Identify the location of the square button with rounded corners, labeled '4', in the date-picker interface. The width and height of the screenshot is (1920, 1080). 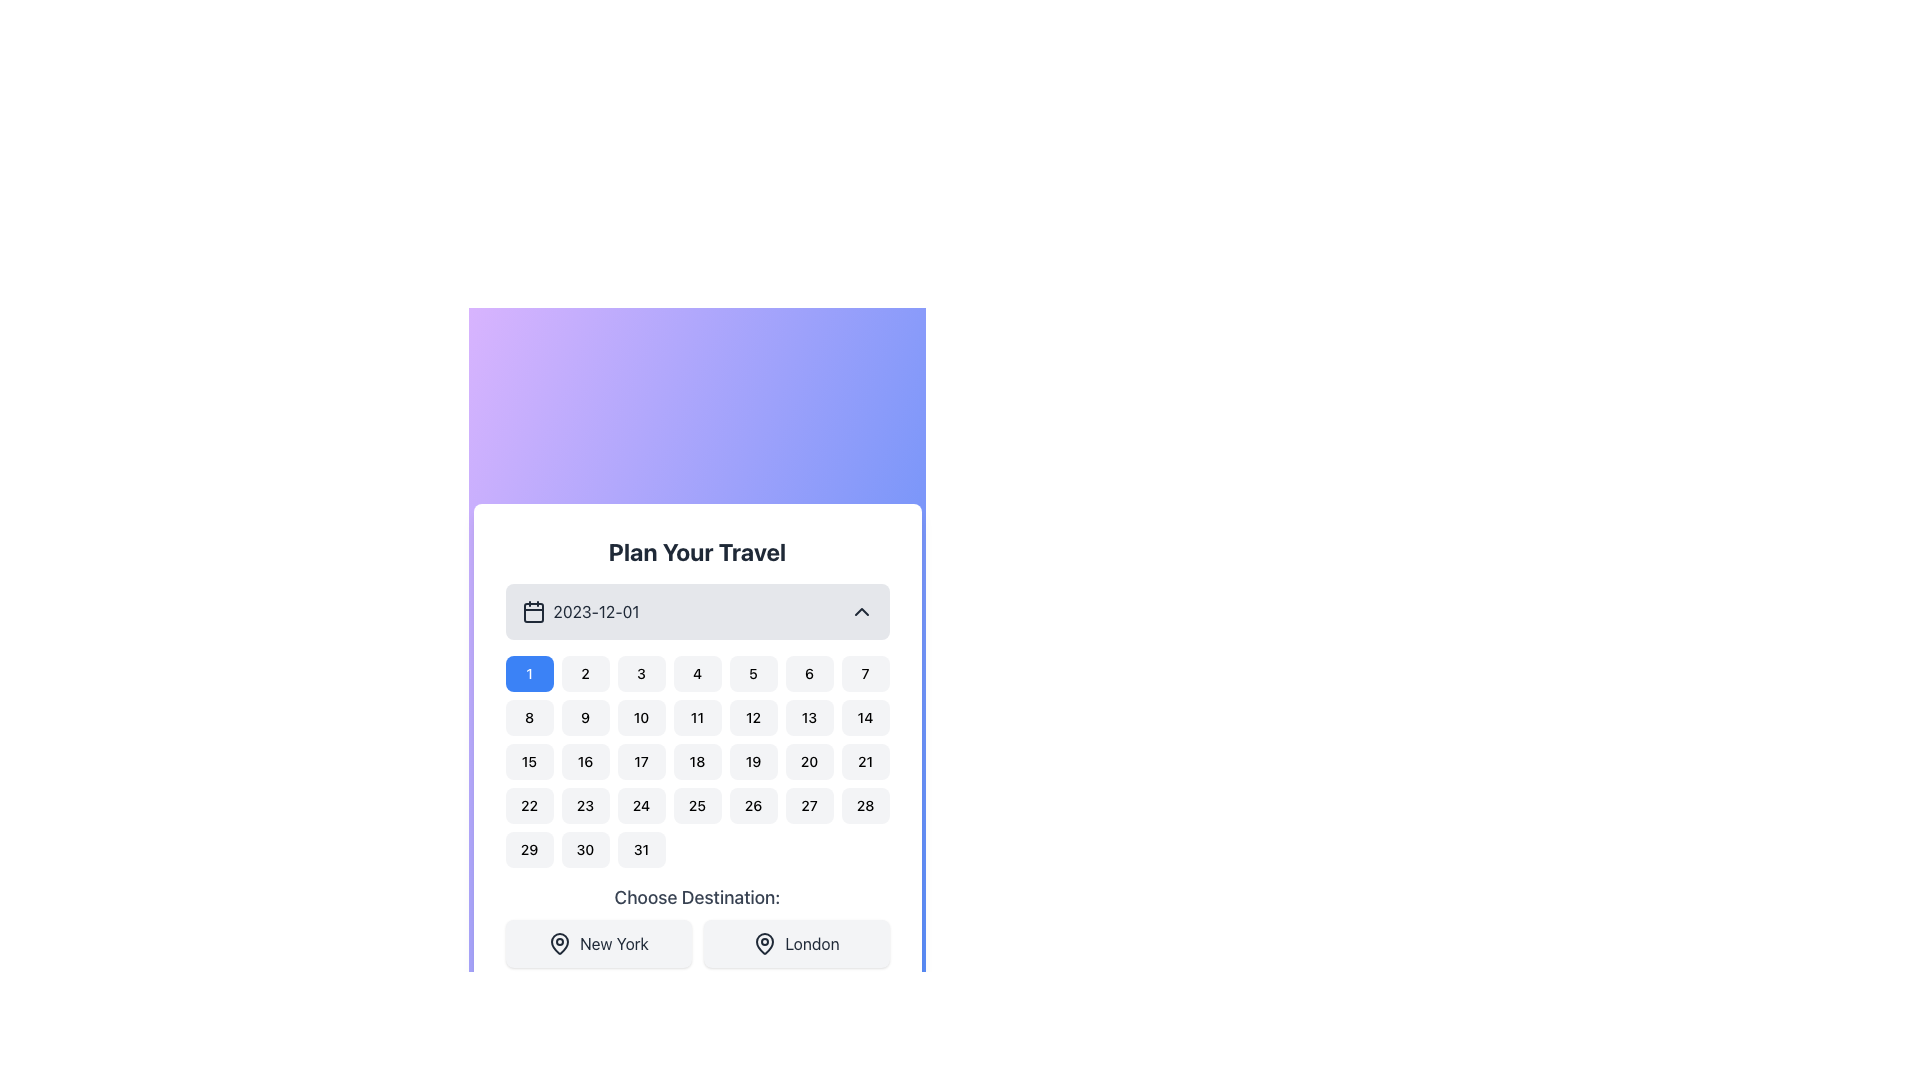
(697, 674).